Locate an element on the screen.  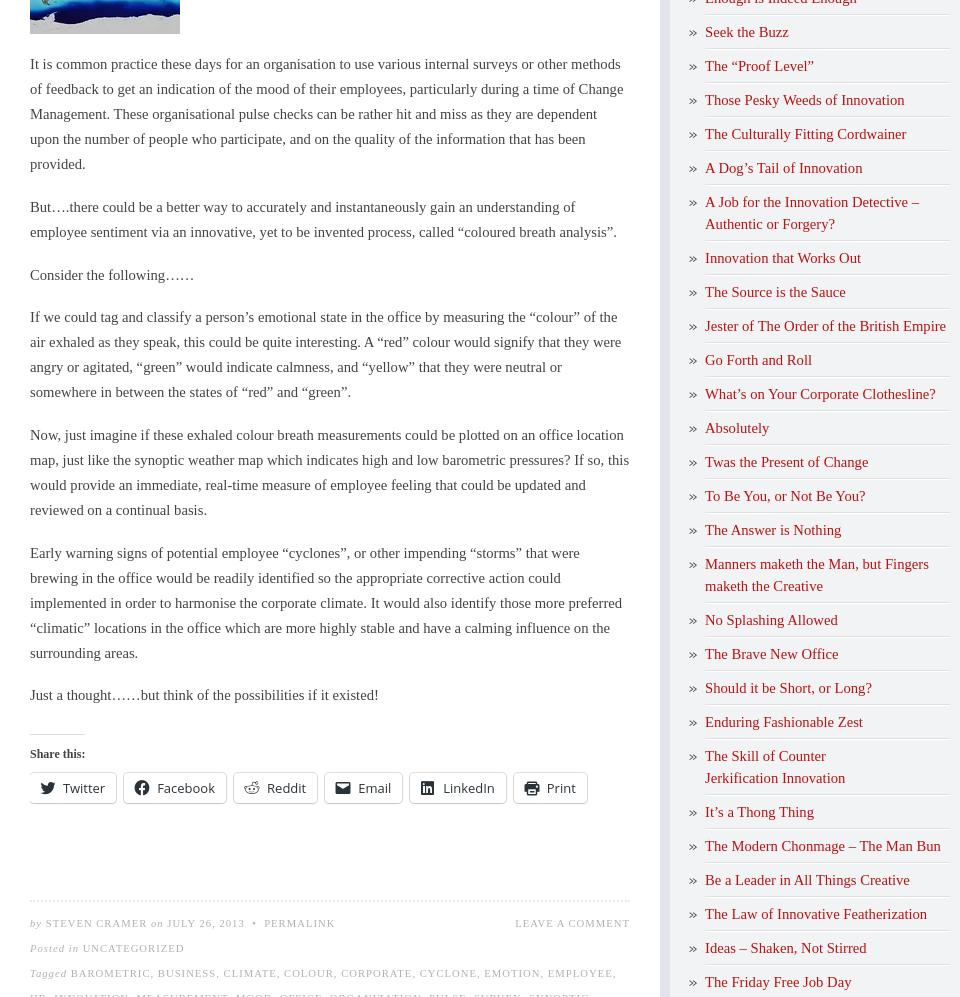
'business' is located at coordinates (155, 971).